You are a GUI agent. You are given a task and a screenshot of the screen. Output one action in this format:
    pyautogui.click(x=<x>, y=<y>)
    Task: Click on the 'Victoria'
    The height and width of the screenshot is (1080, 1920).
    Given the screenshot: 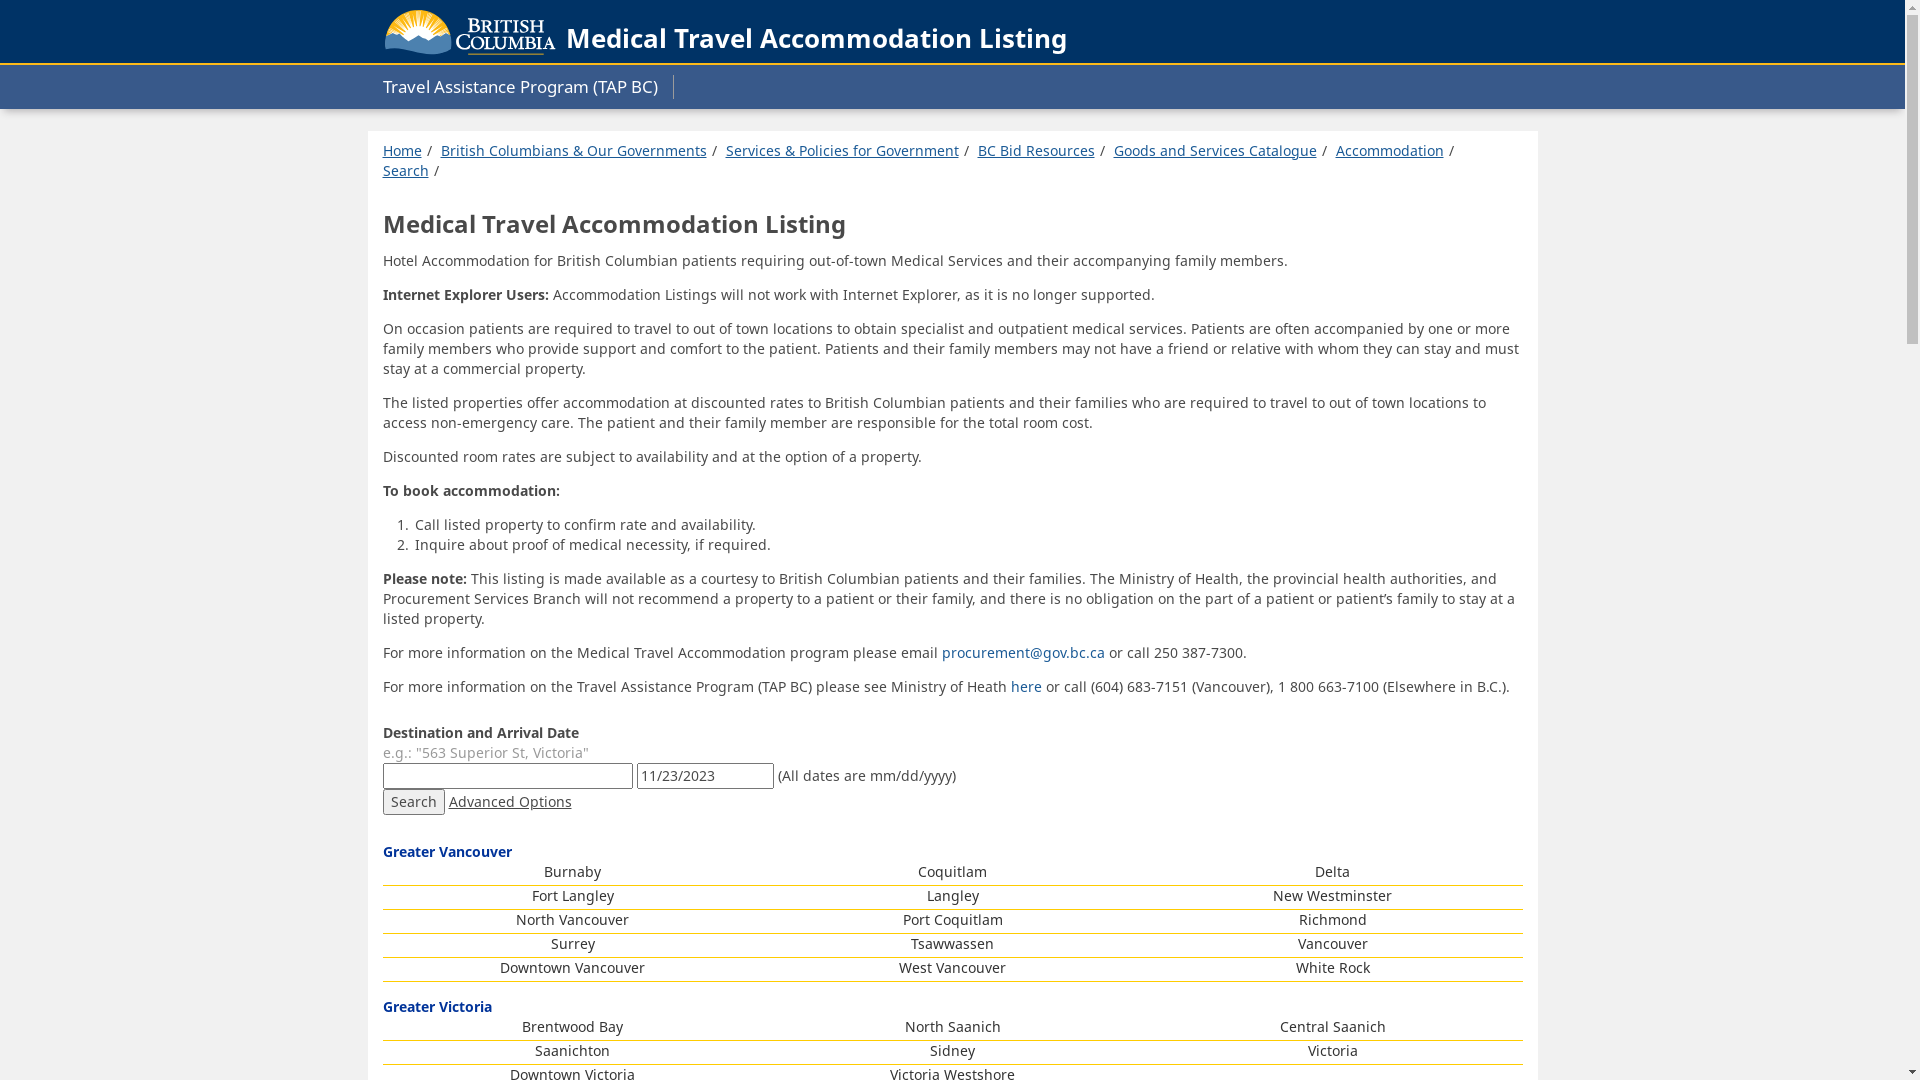 What is the action you would take?
    pyautogui.click(x=1333, y=1049)
    